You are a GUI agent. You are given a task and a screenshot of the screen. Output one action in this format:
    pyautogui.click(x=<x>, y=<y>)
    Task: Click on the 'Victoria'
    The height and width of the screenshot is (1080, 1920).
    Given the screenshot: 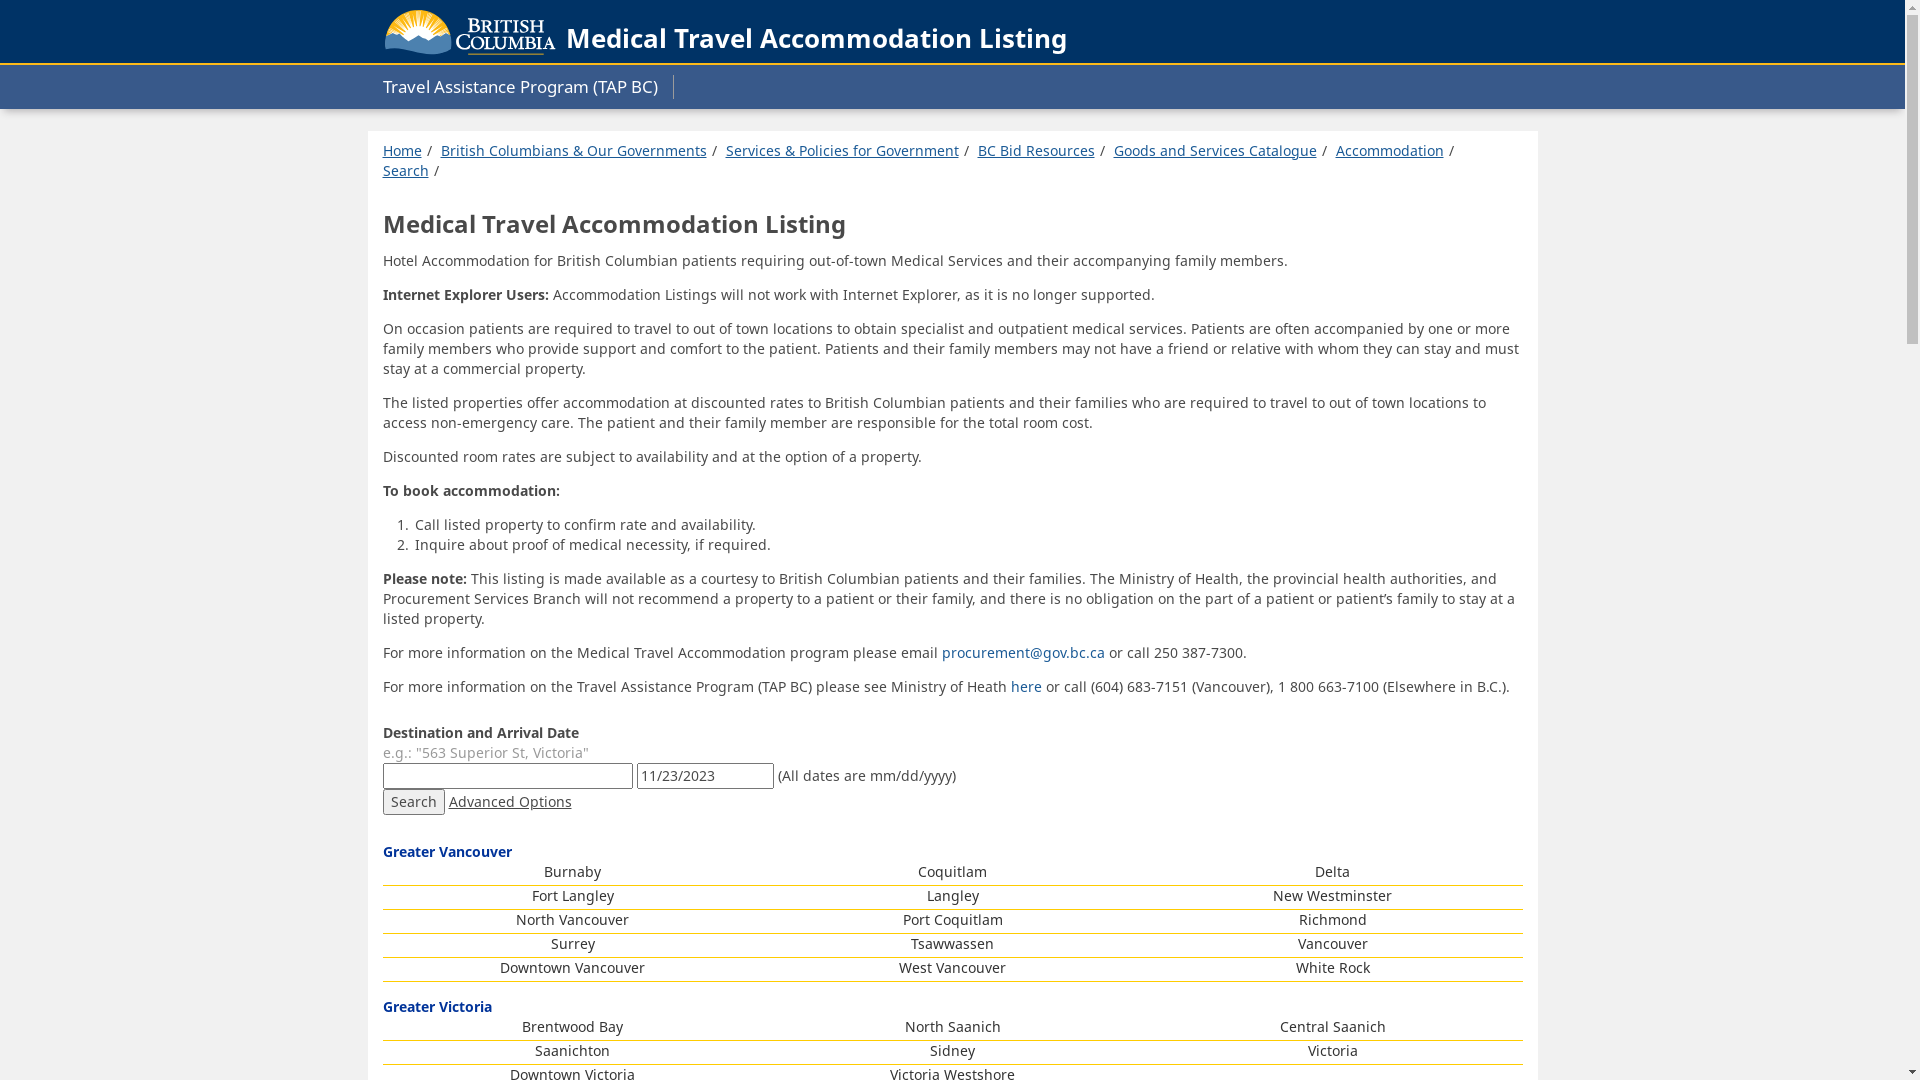 What is the action you would take?
    pyautogui.click(x=1333, y=1049)
    